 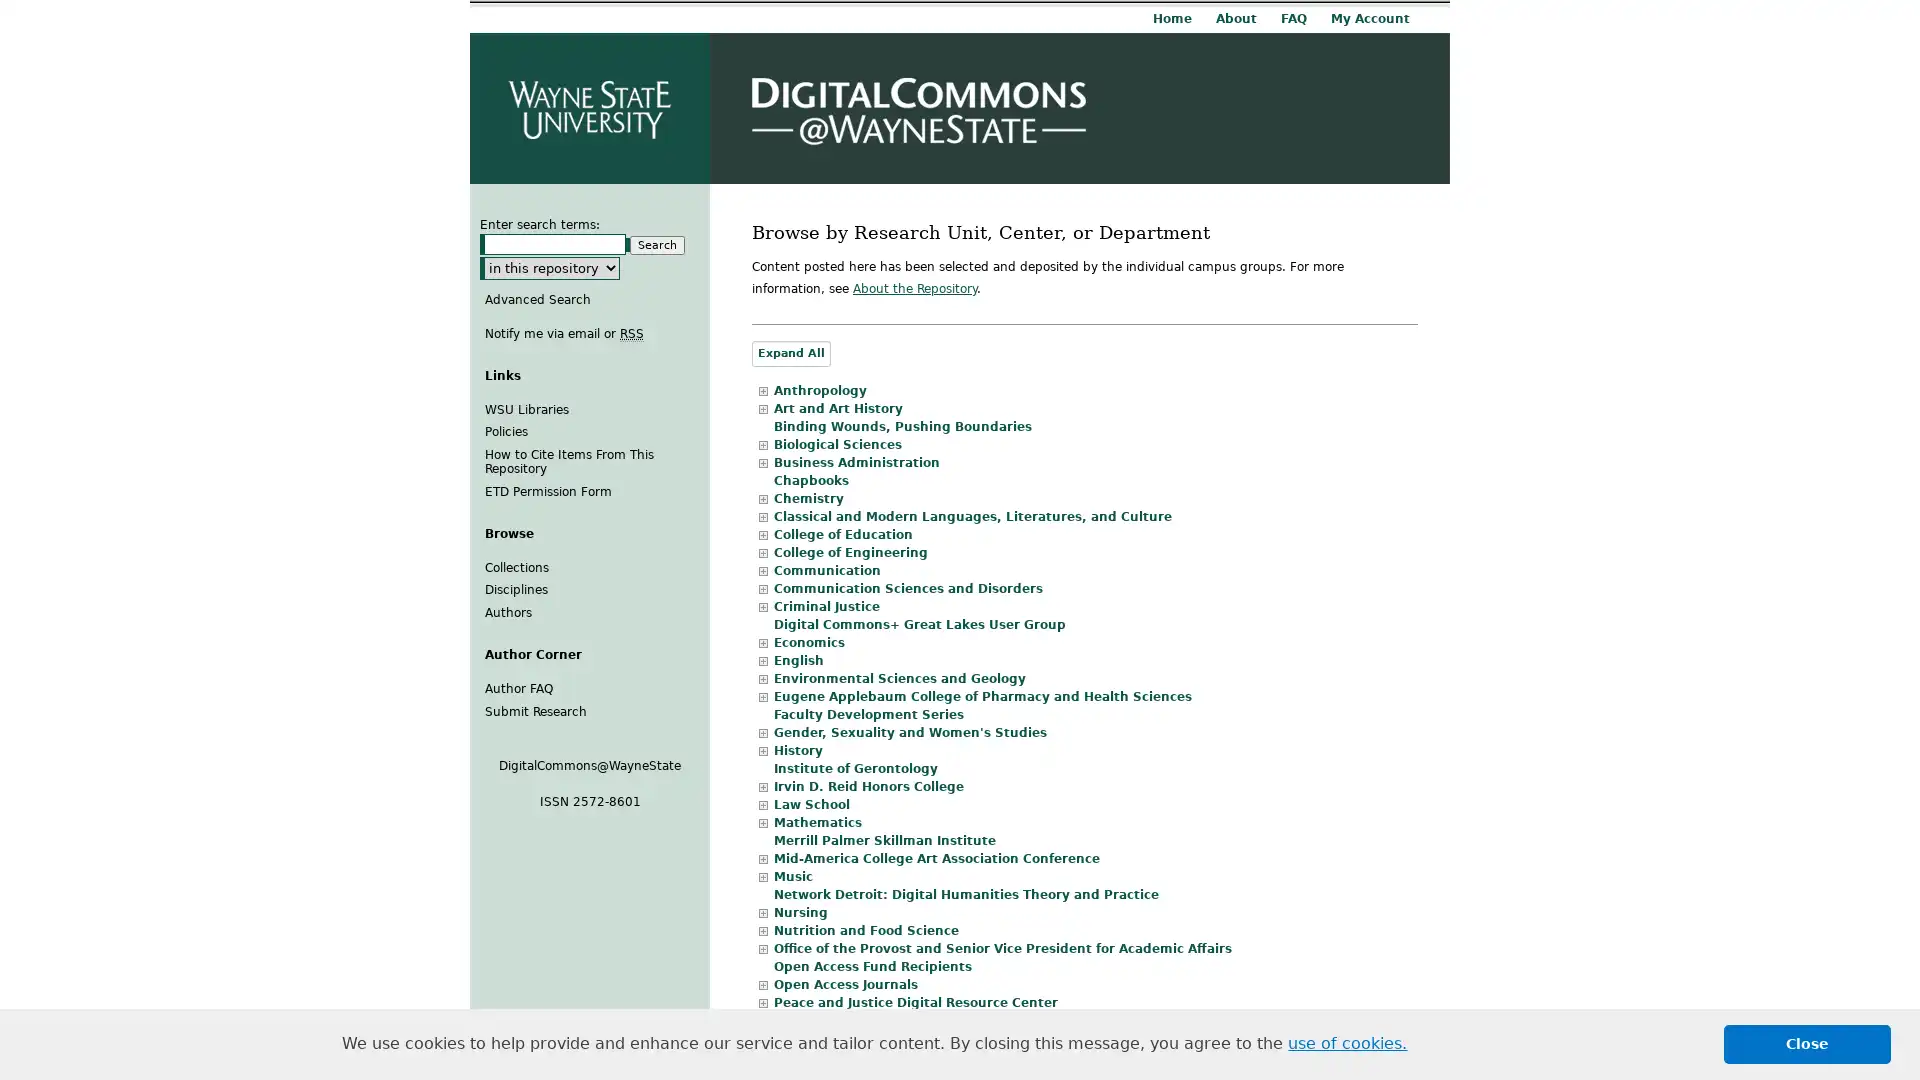 I want to click on Search, so click(x=657, y=244).